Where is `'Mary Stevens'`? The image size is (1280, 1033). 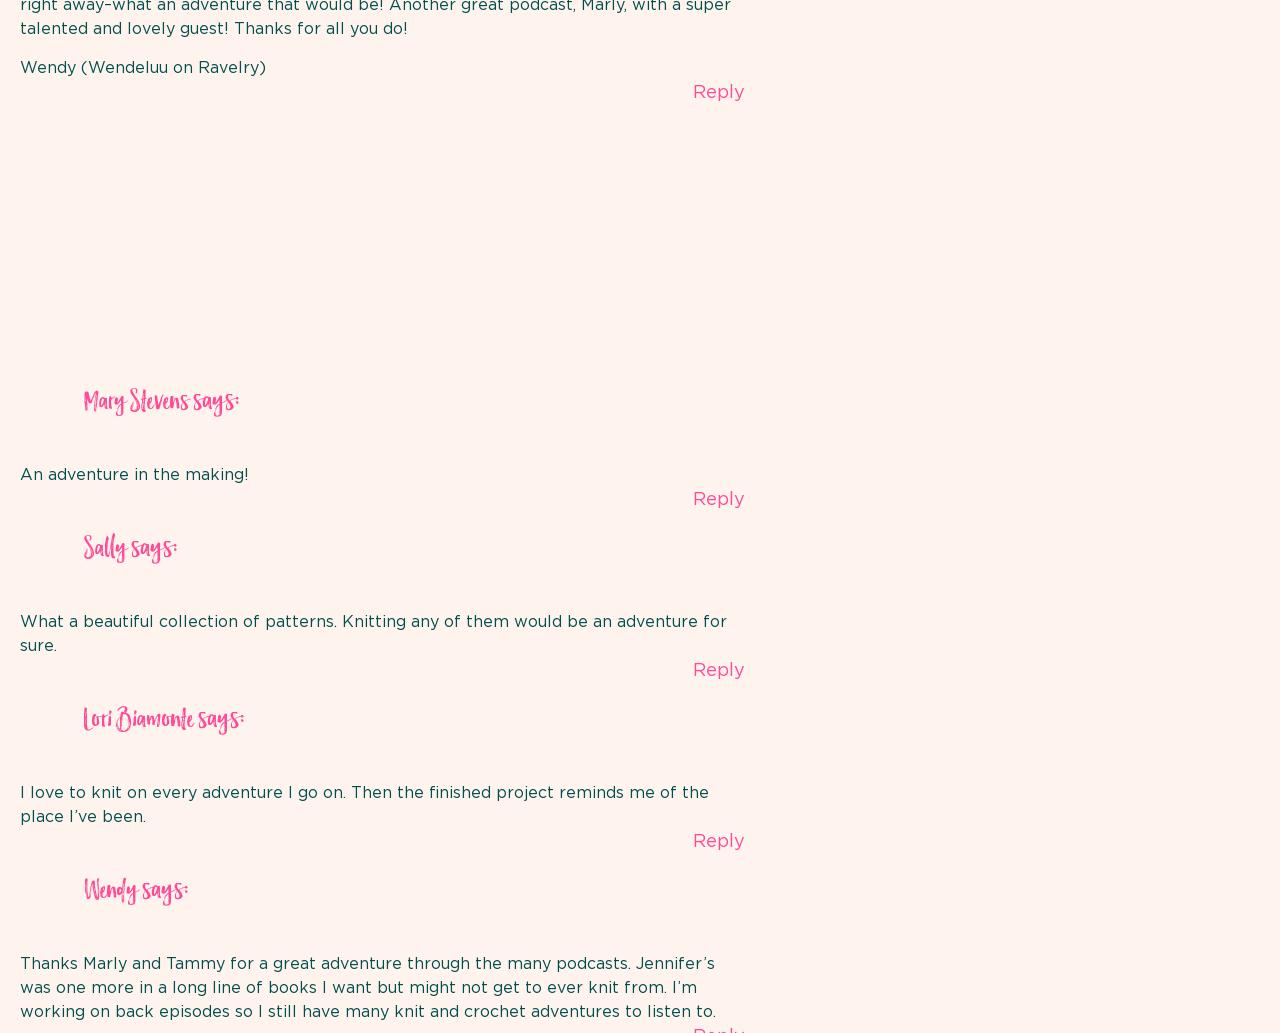
'Mary Stevens' is located at coordinates (82, 402).